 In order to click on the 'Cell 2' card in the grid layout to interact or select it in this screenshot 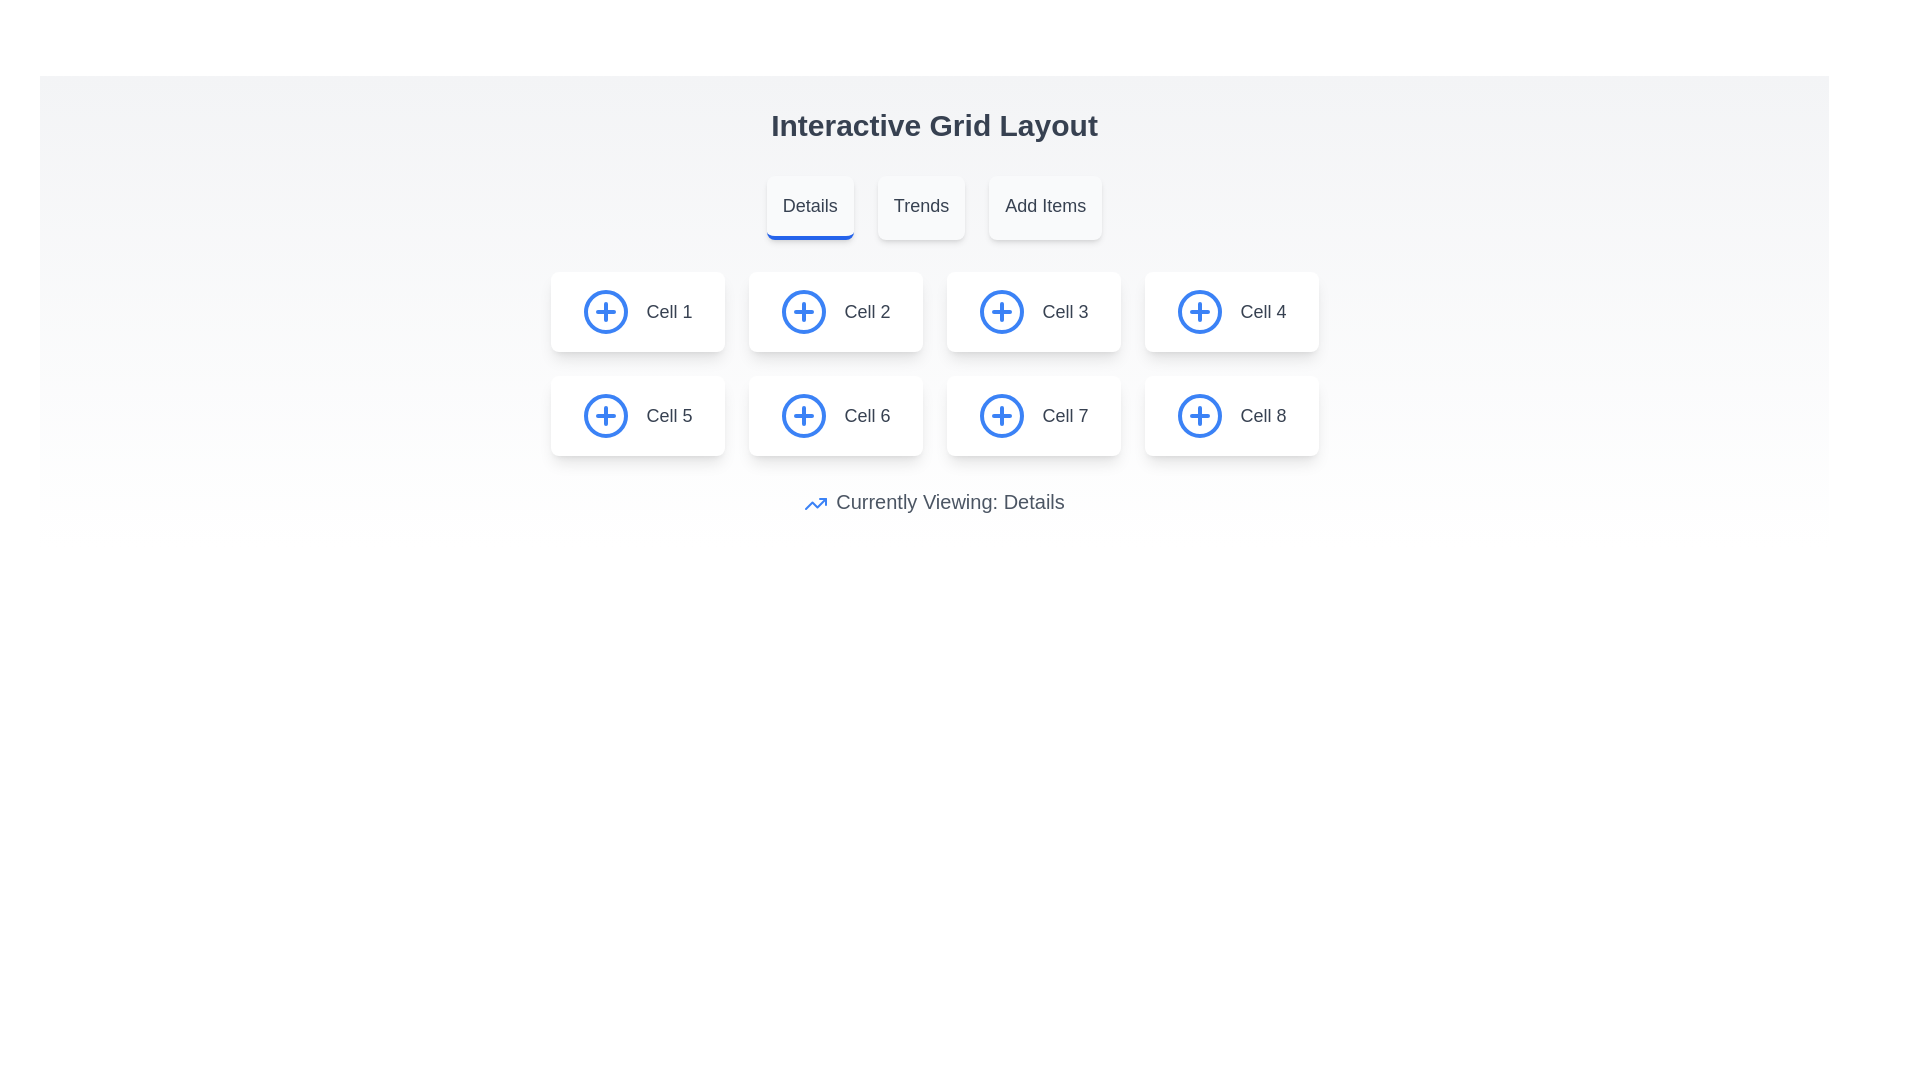, I will do `click(835, 312)`.